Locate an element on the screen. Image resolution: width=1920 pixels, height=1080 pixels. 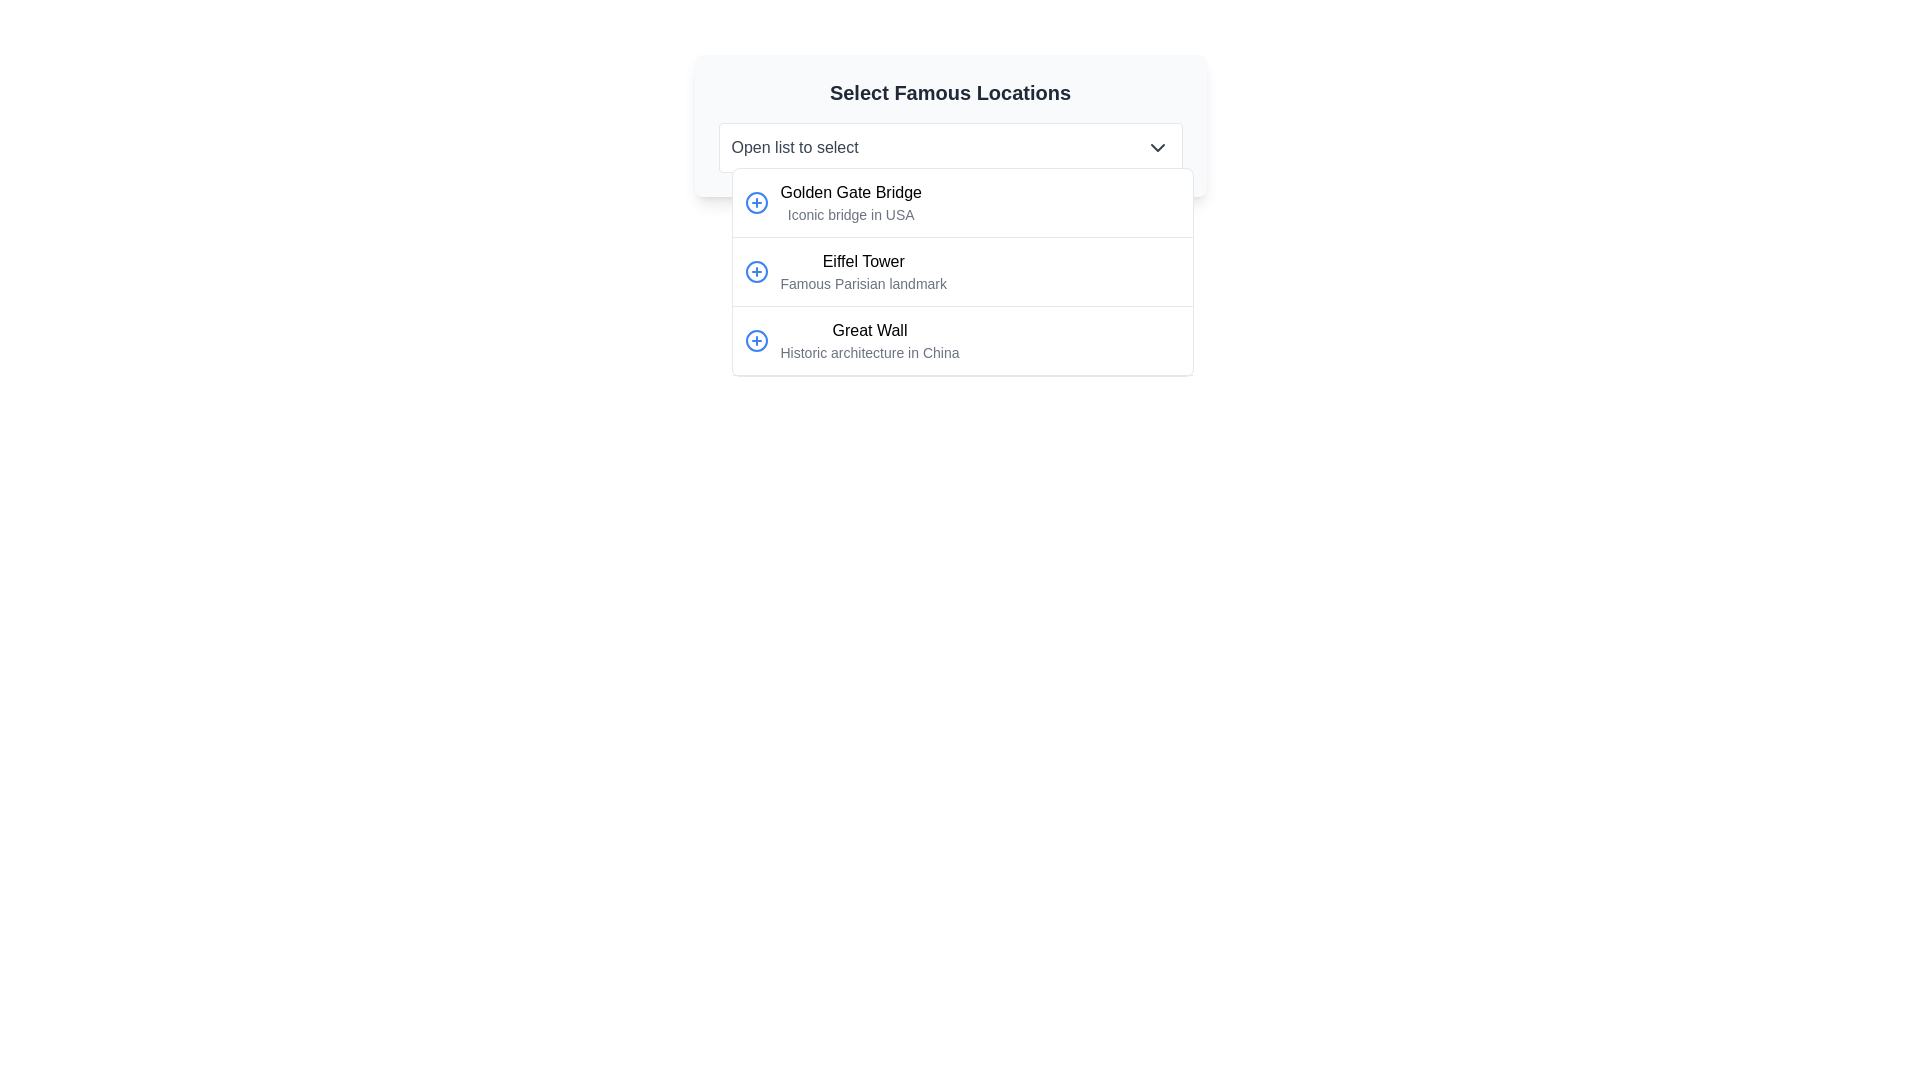
descriptive text label providing information about the 'Great Wall' item in the dropdown list is located at coordinates (869, 352).